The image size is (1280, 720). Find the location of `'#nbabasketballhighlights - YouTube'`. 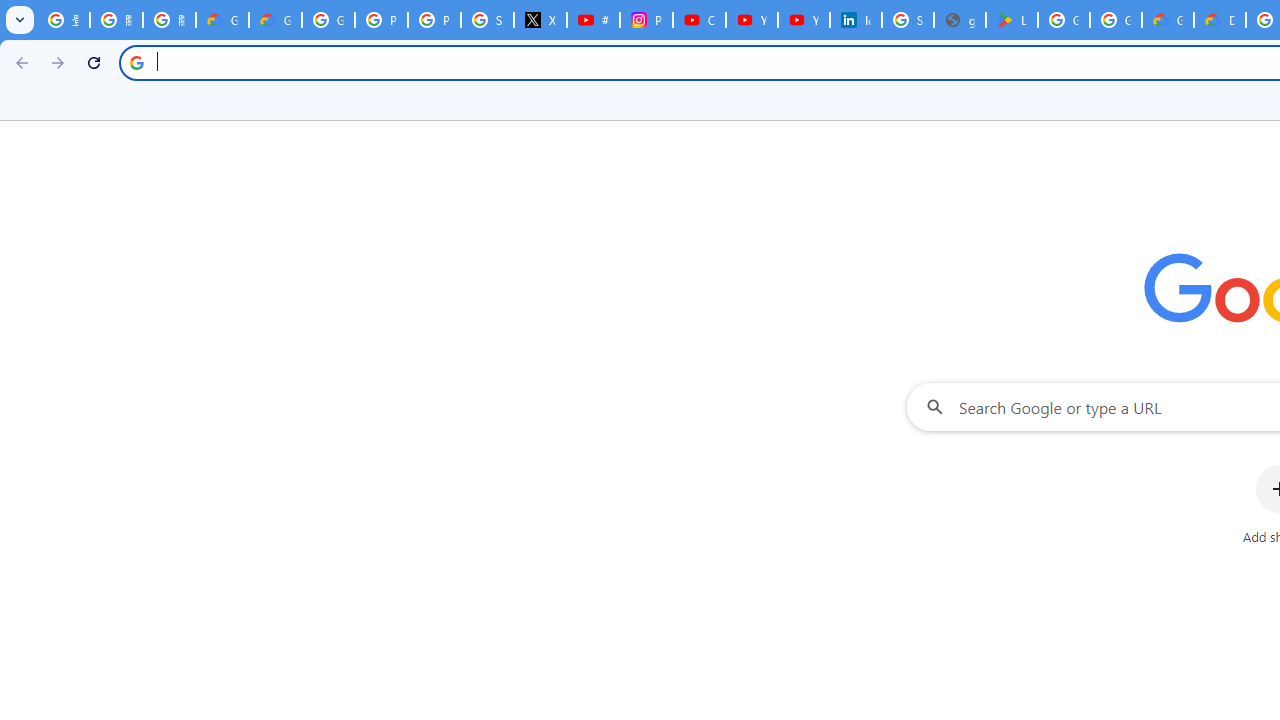

'#nbabasketballhighlights - YouTube' is located at coordinates (592, 20).